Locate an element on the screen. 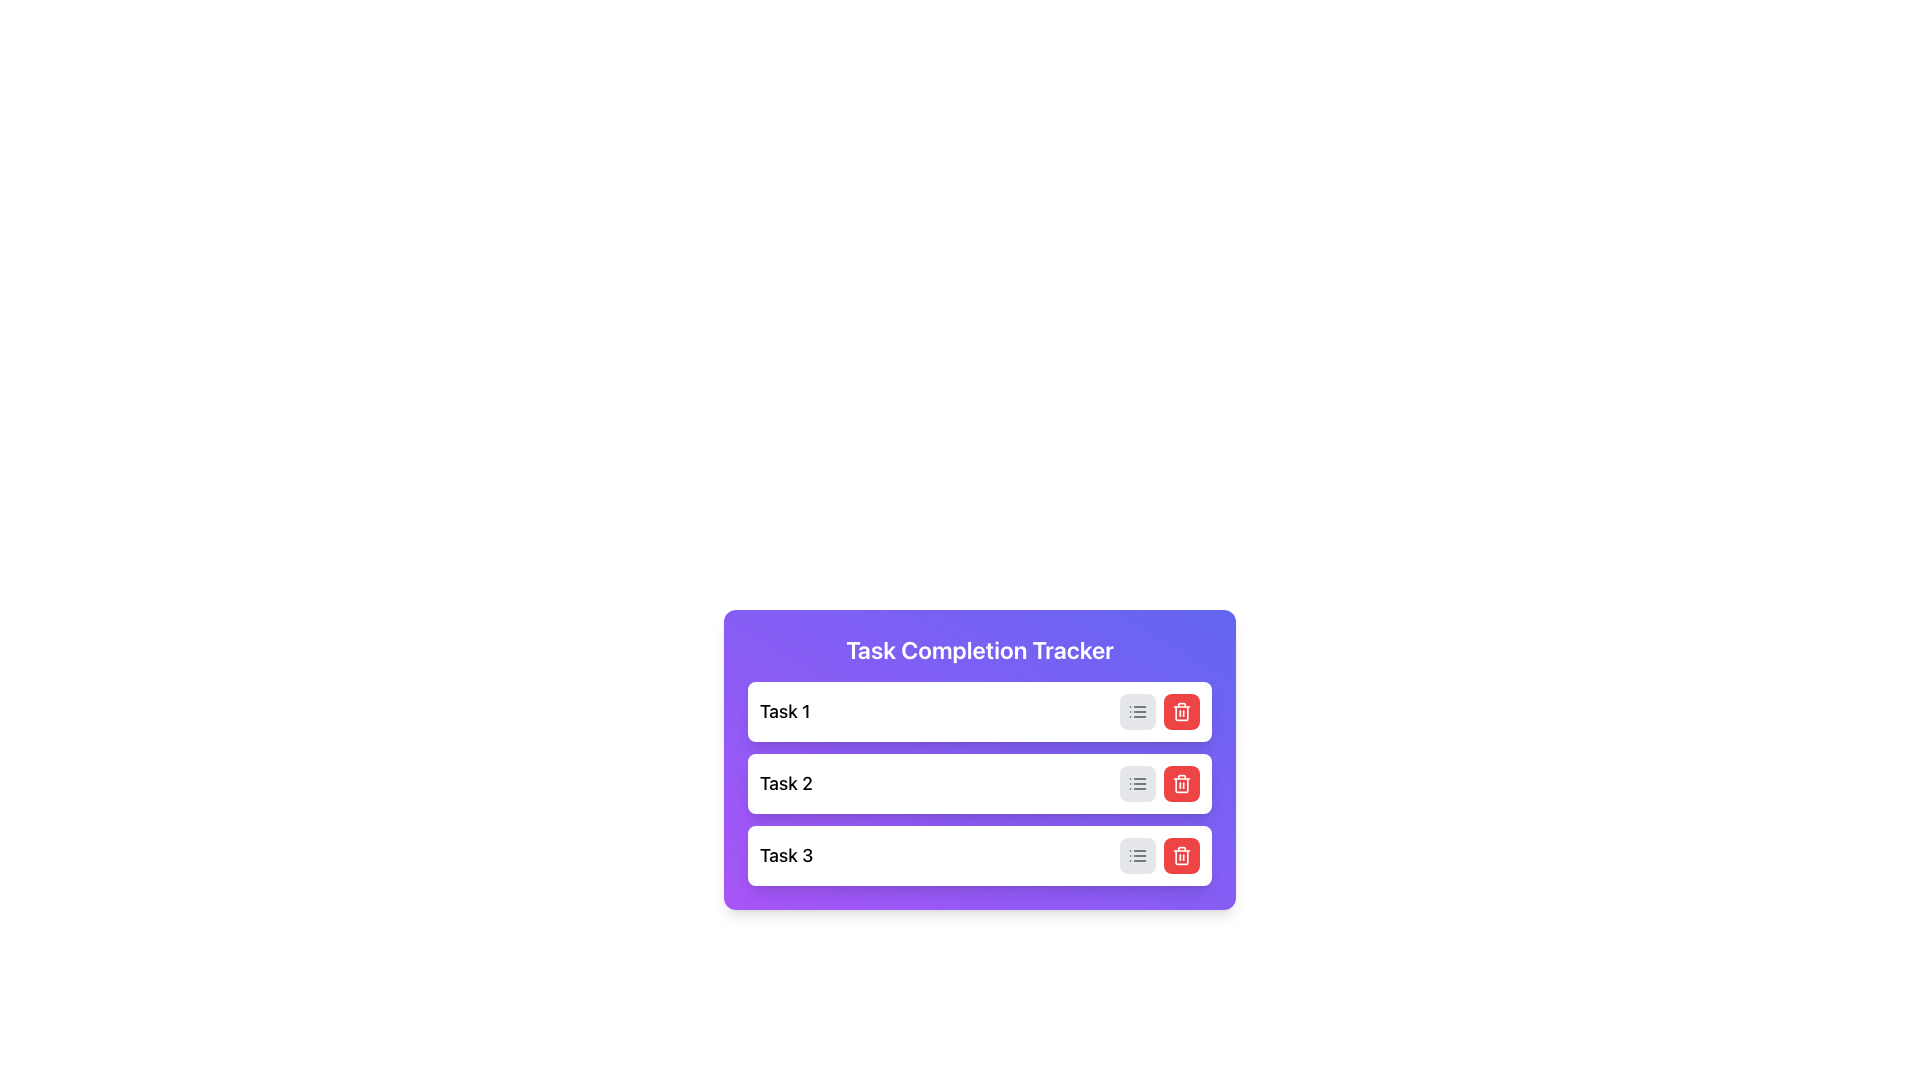 This screenshot has height=1080, width=1920. the trash icon button, which is a red circular button with a white bin symbol, located at the far right end of the second row in the 'Task Completion Tracker' section, adjacent to 'Task 2' is located at coordinates (1181, 711).